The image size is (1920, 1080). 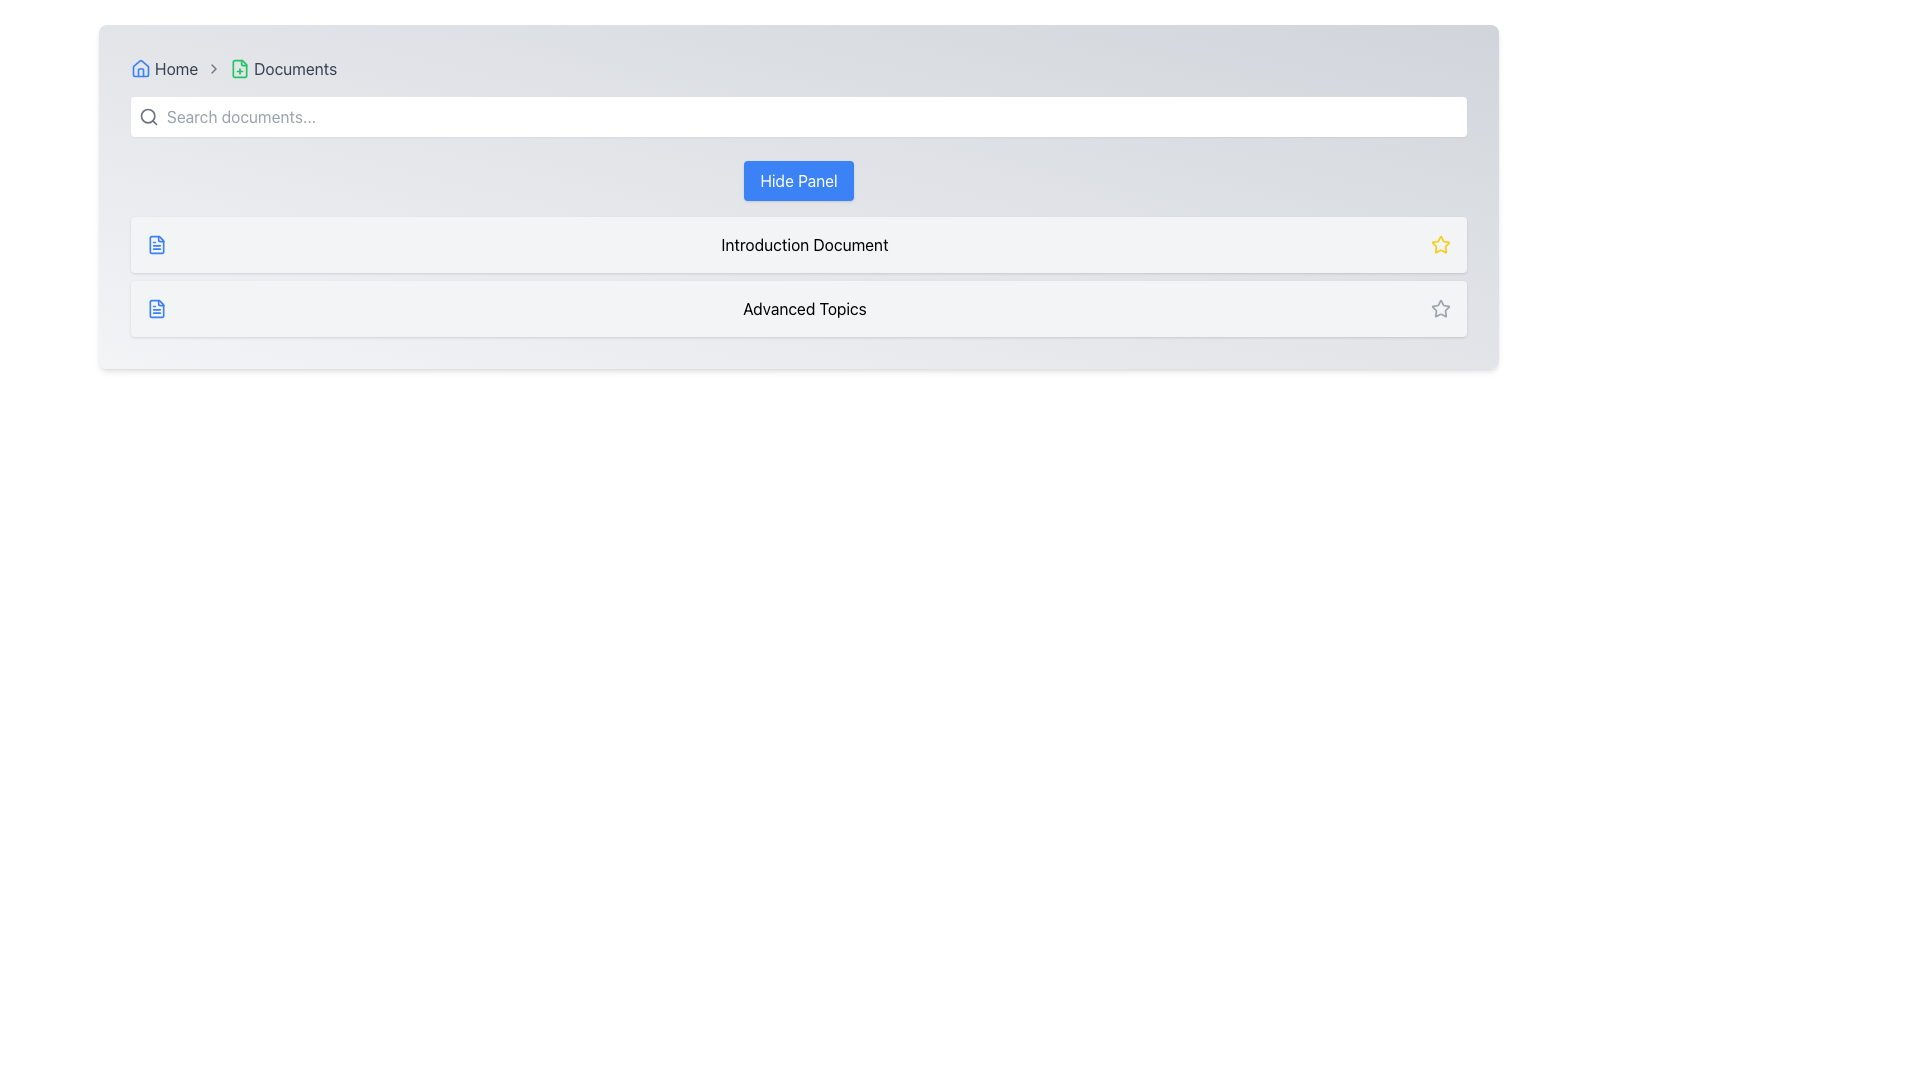 I want to click on the star-shaped icon at the rightmost section of the 'Introduction Document' row to favorite or unfavorite the document, so click(x=1440, y=244).